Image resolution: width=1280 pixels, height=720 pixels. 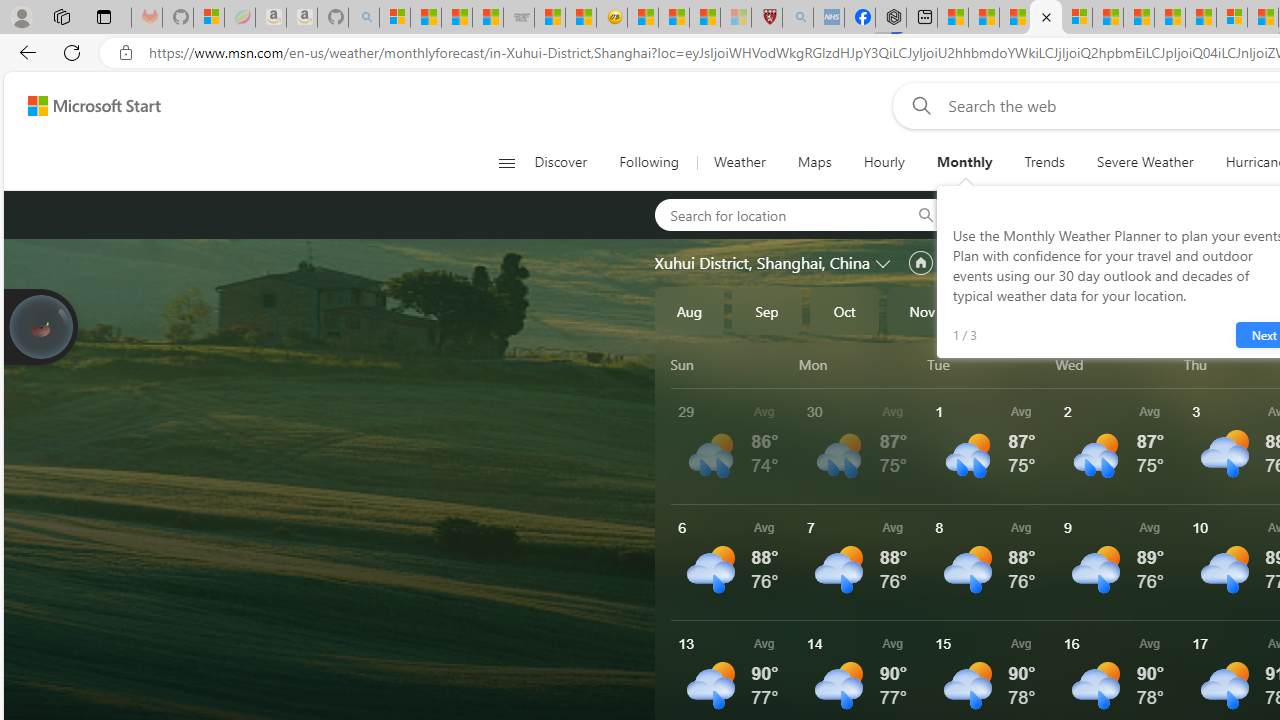 What do you see at coordinates (765, 17) in the screenshot?
I see `'Robert H. Shmerling, MD - Harvard Health'` at bounding box center [765, 17].